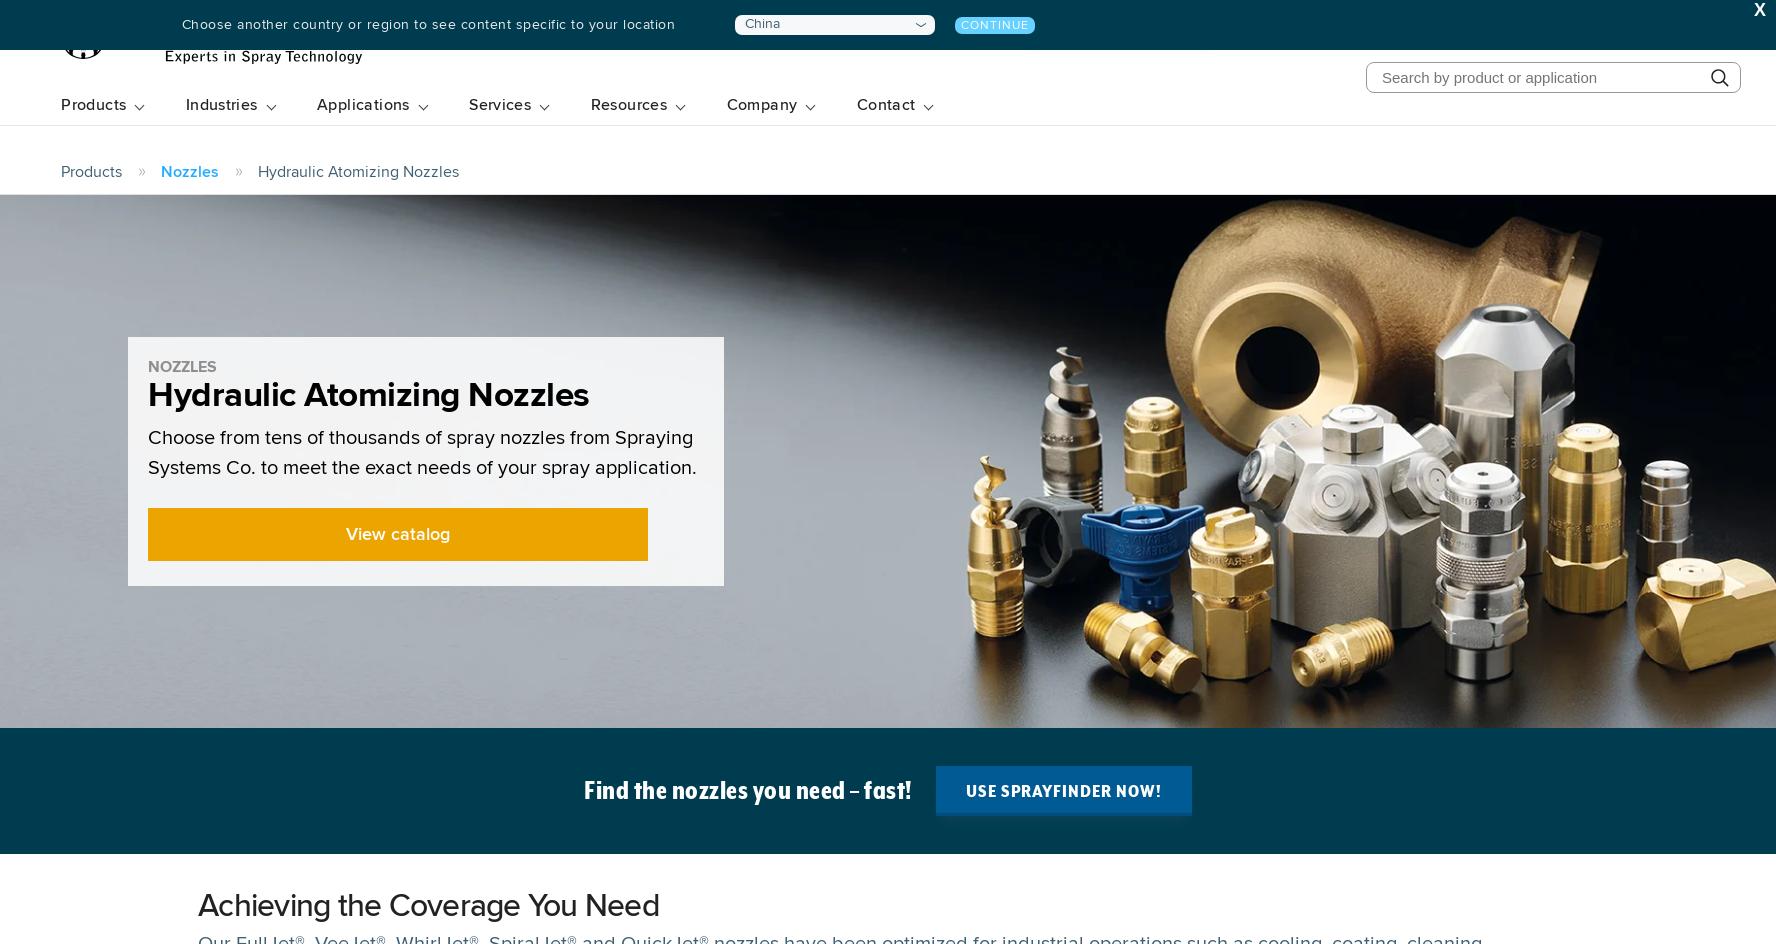 The height and width of the screenshot is (944, 1776). What do you see at coordinates (137, 418) in the screenshot?
I see `'Automated Spray Systems'` at bounding box center [137, 418].